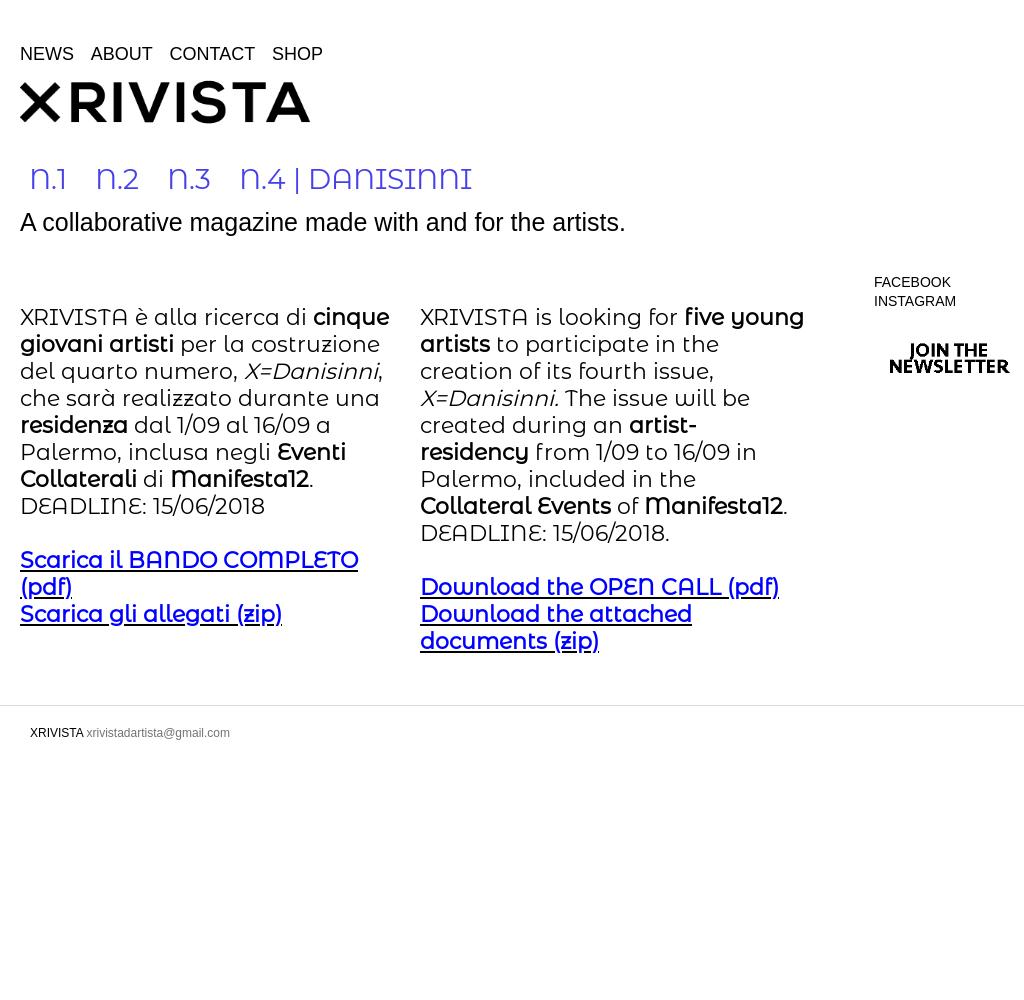 The width and height of the screenshot is (1024, 1000). What do you see at coordinates (86, 732) in the screenshot?
I see `'xrivistadartista@gmail.com'` at bounding box center [86, 732].